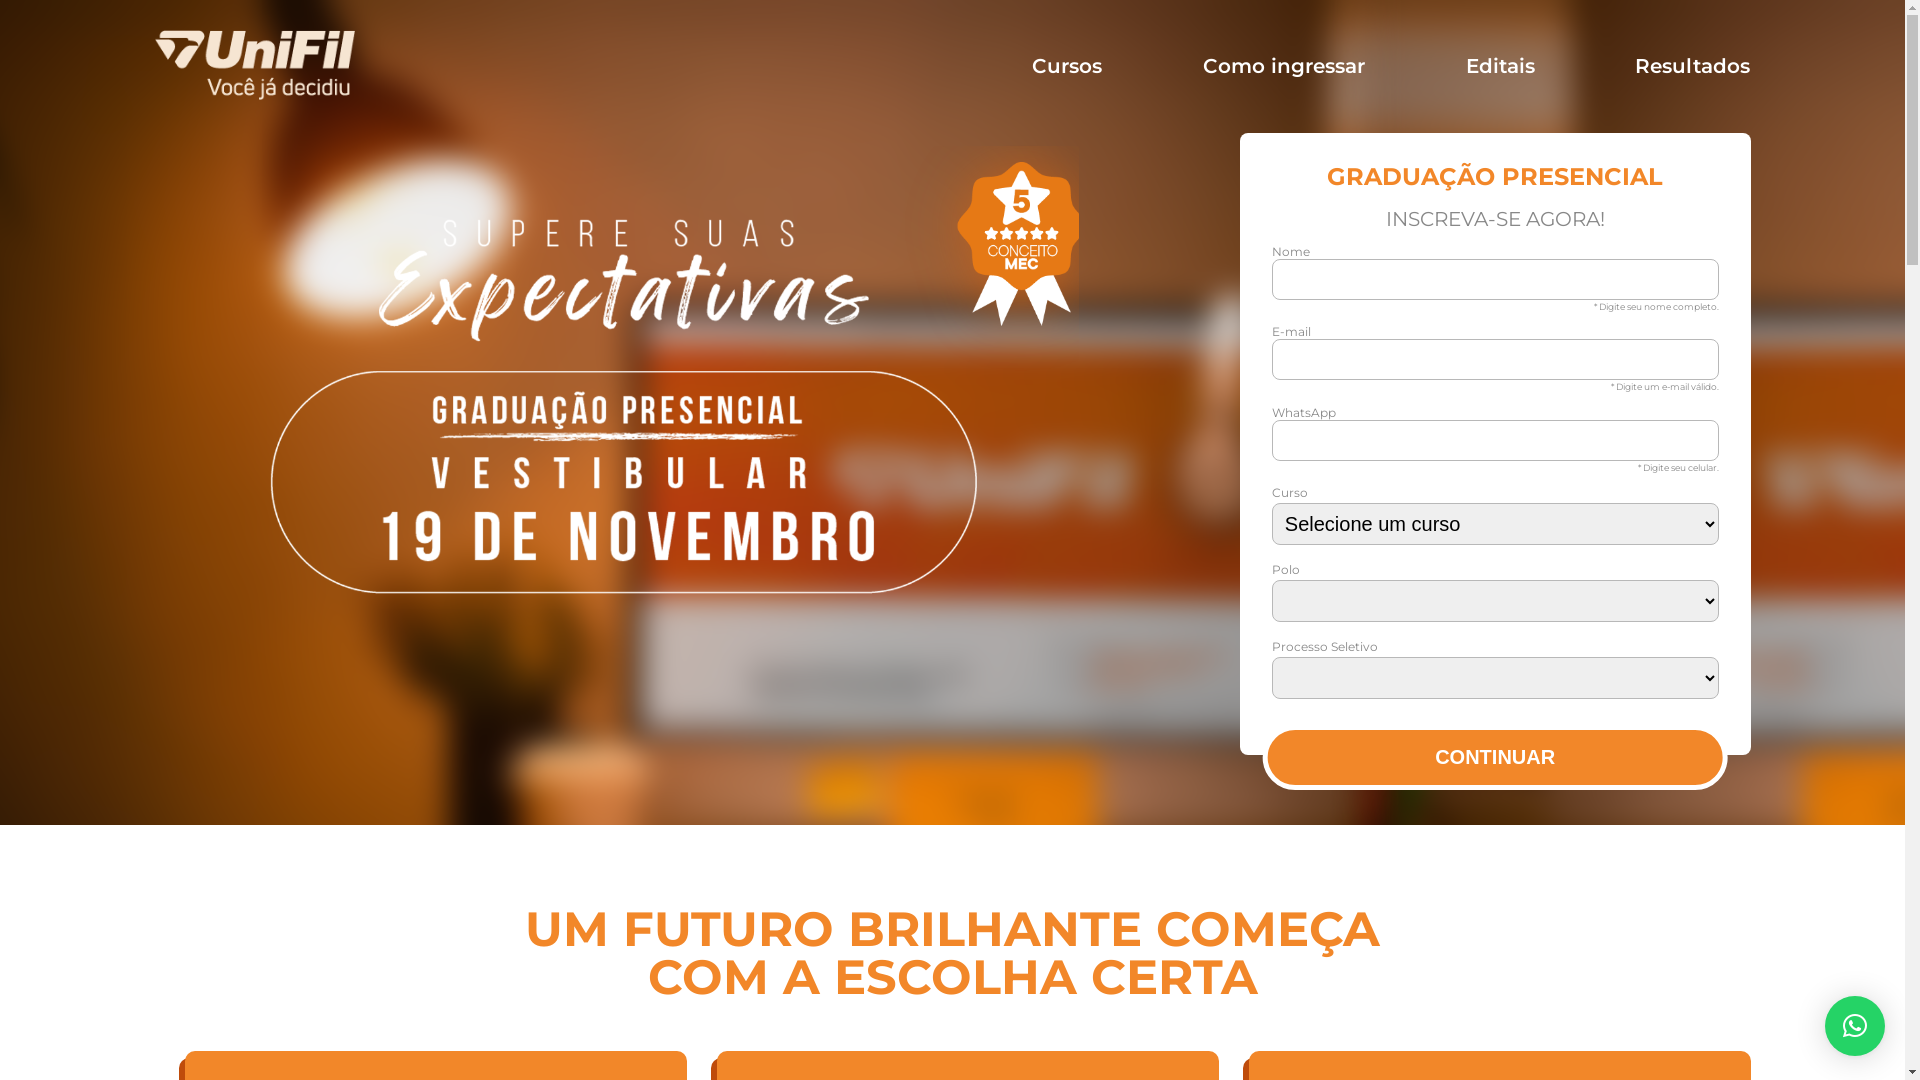  What do you see at coordinates (1500, 64) in the screenshot?
I see `'Editais'` at bounding box center [1500, 64].